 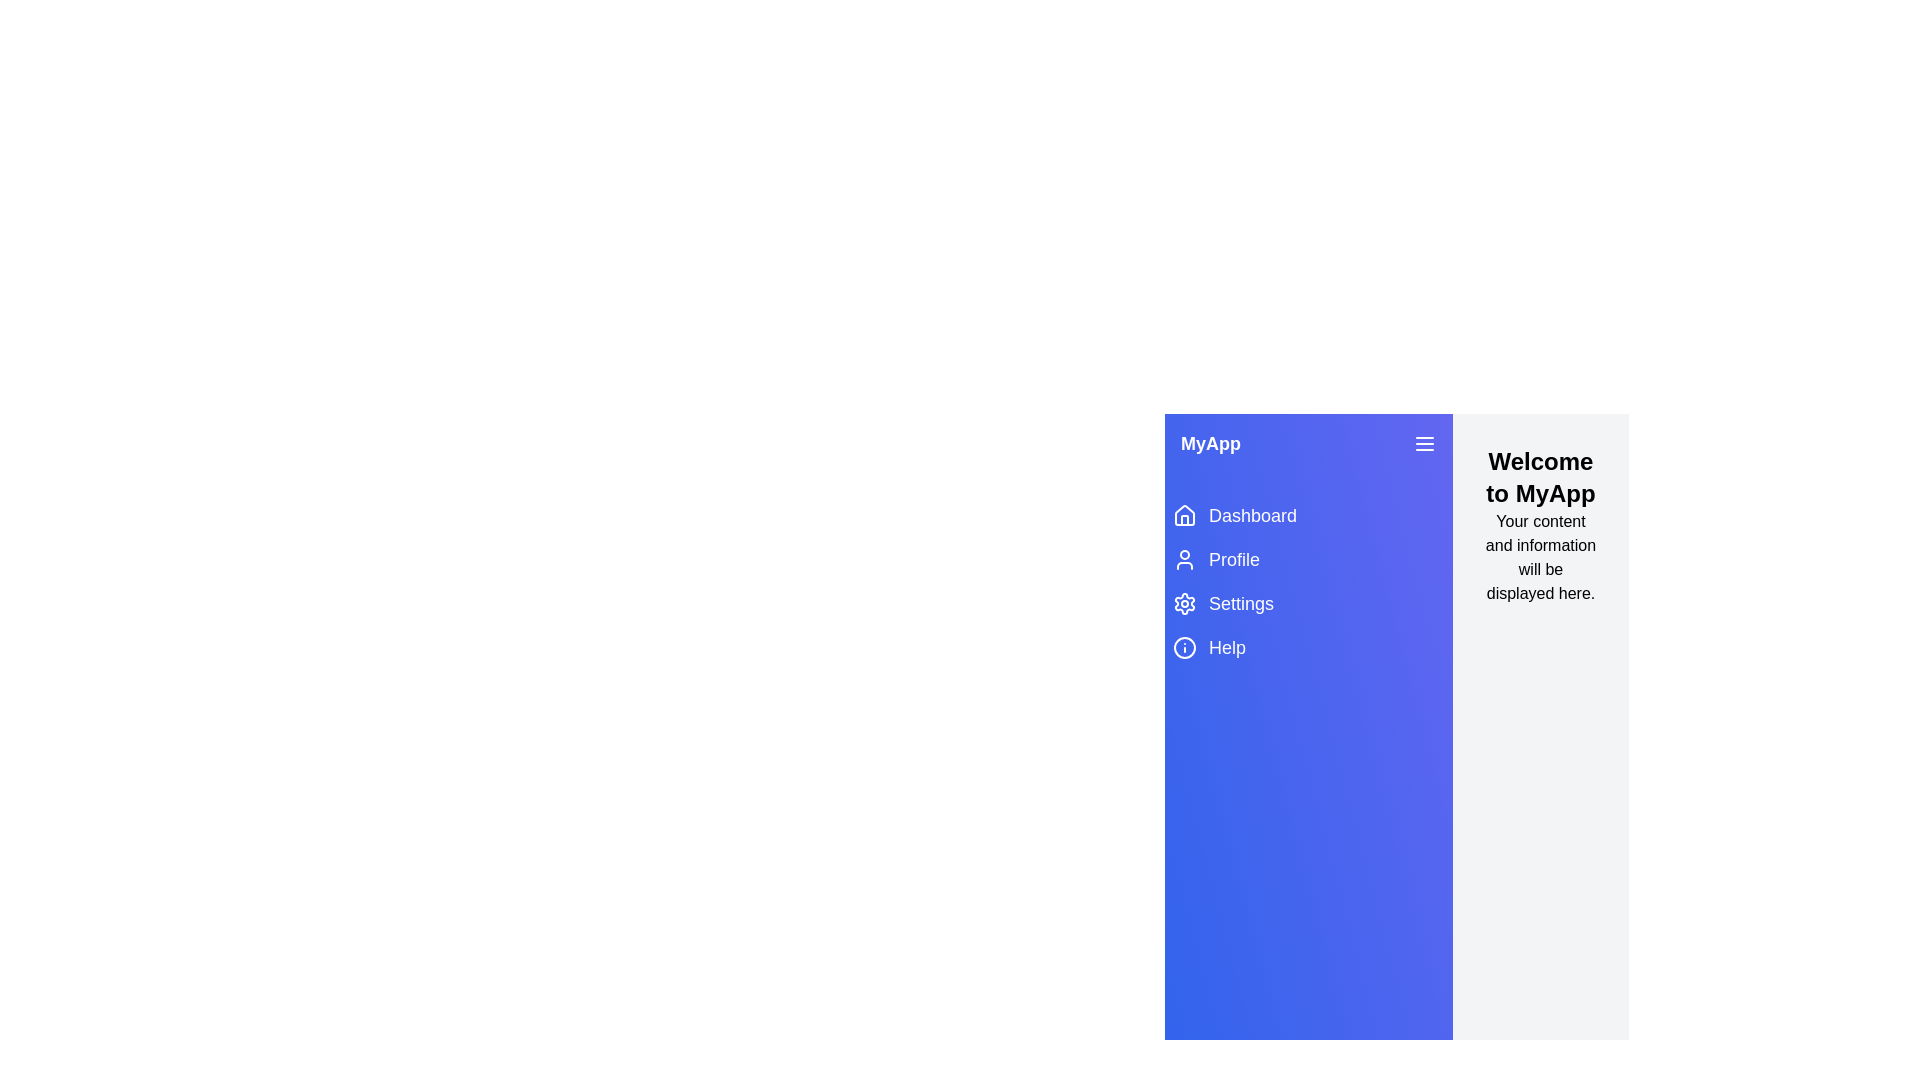 What do you see at coordinates (1424, 442) in the screenshot?
I see `the menu button to toggle the drawer` at bounding box center [1424, 442].